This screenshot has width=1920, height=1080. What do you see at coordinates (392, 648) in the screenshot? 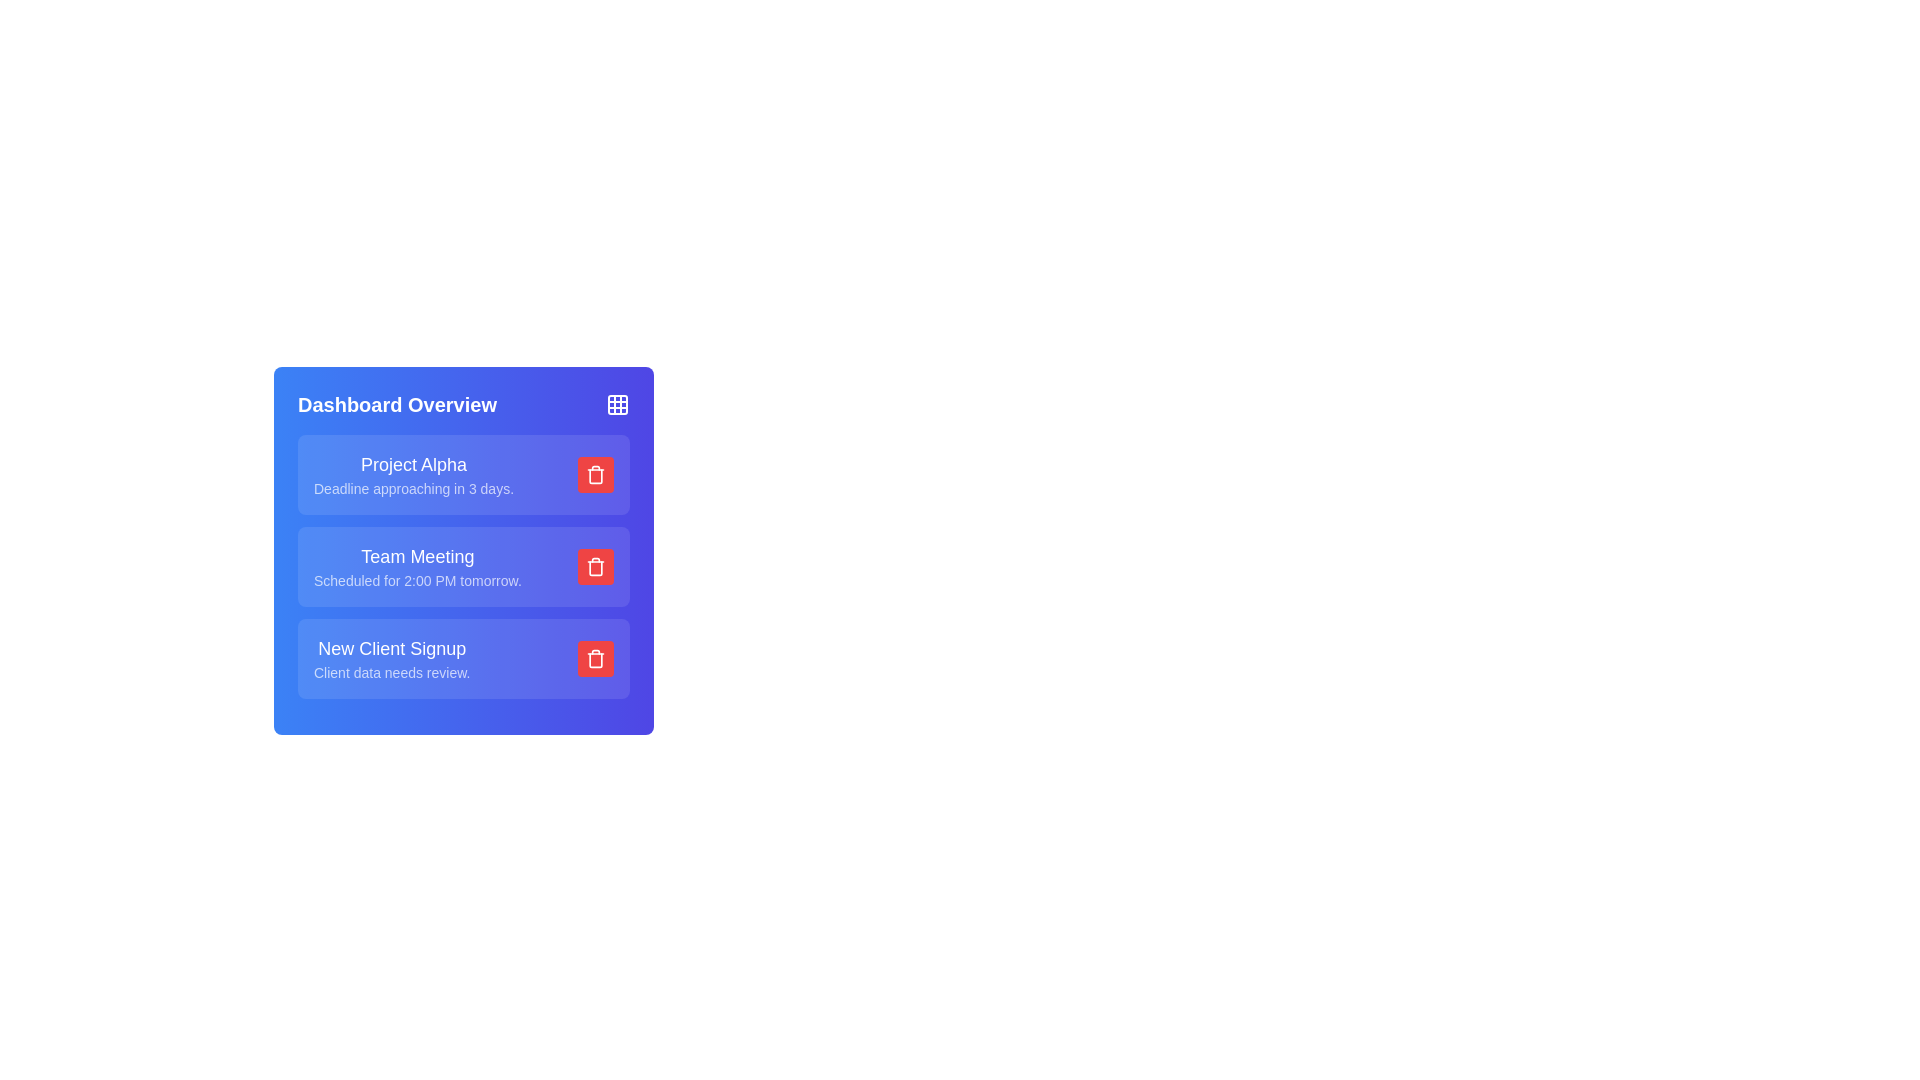
I see `the label that serves as the title or header of an item in the list, located above the description text 'Client data needs review.' in the third card under 'Dashboard Overview.'` at bounding box center [392, 648].